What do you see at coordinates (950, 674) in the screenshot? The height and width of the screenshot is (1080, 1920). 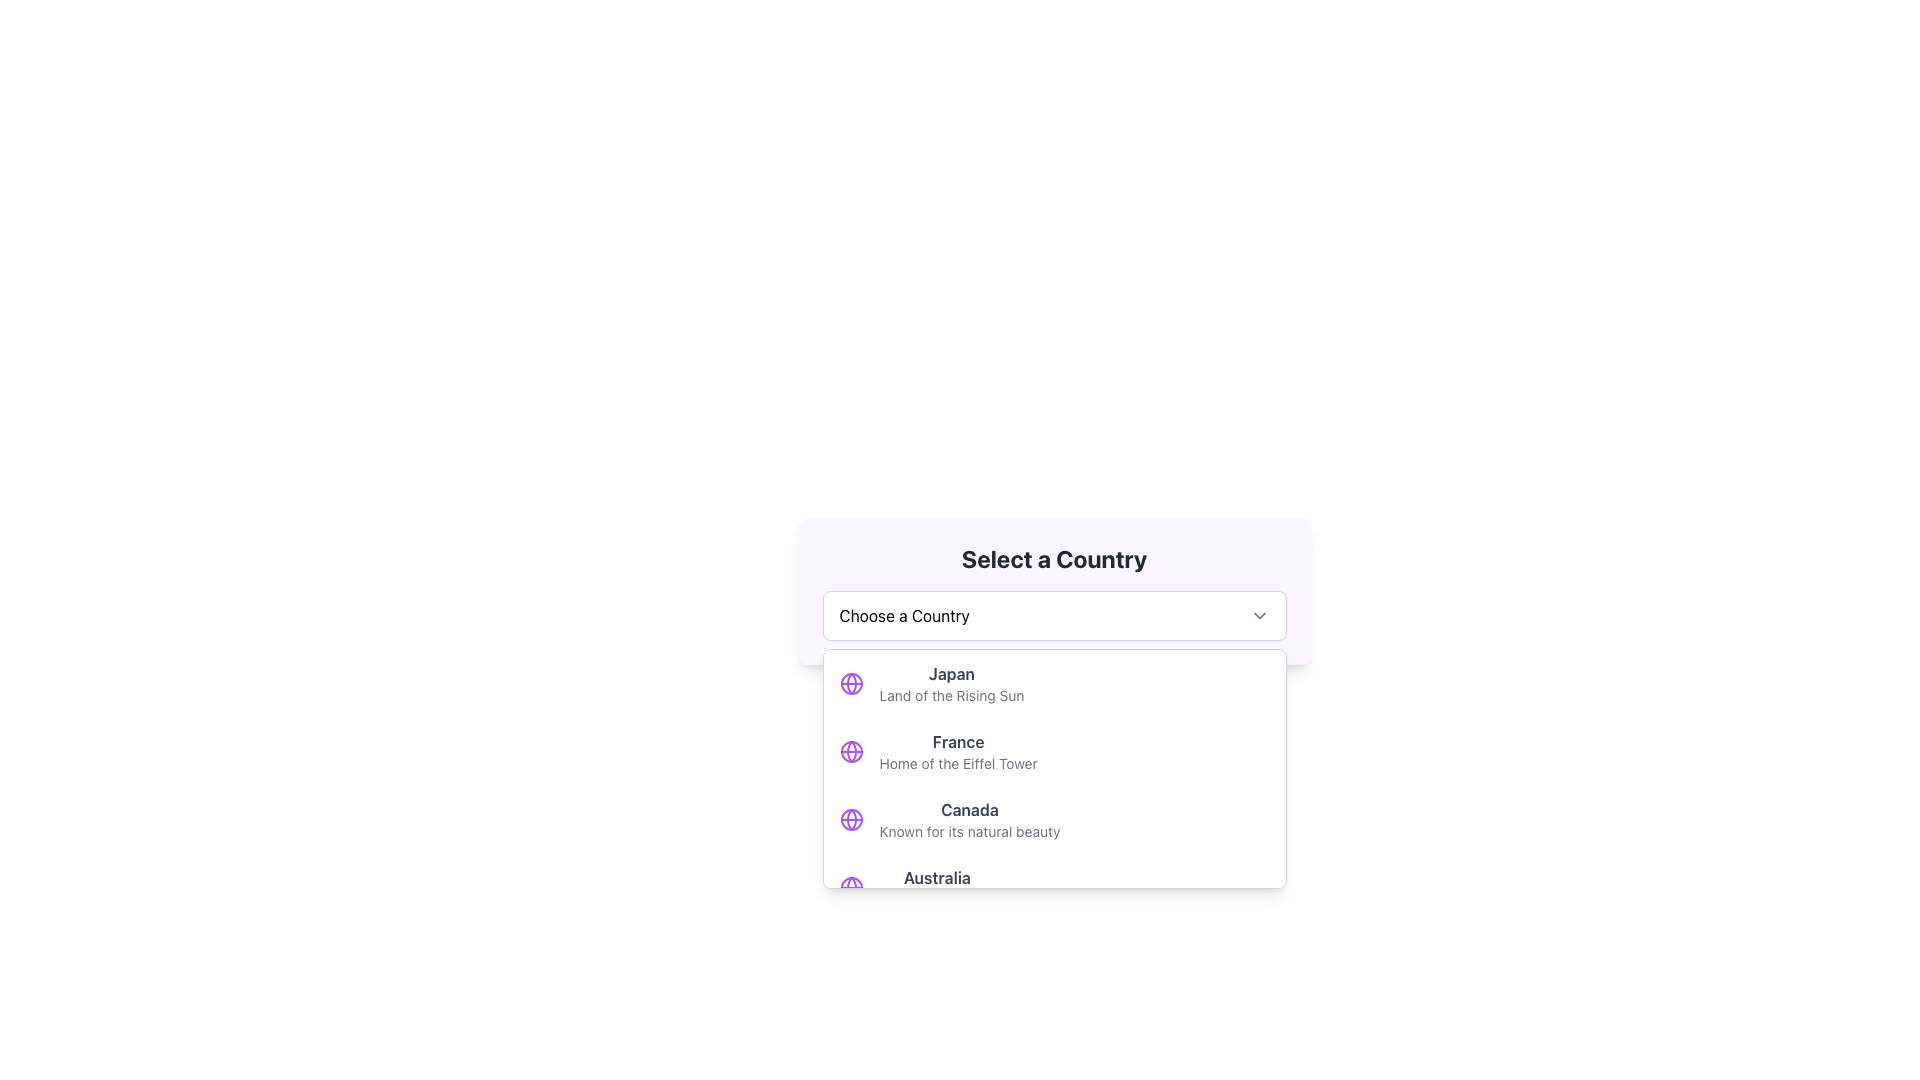 I see `the text label displaying 'Japan' in bold, dark gray font` at bounding box center [950, 674].